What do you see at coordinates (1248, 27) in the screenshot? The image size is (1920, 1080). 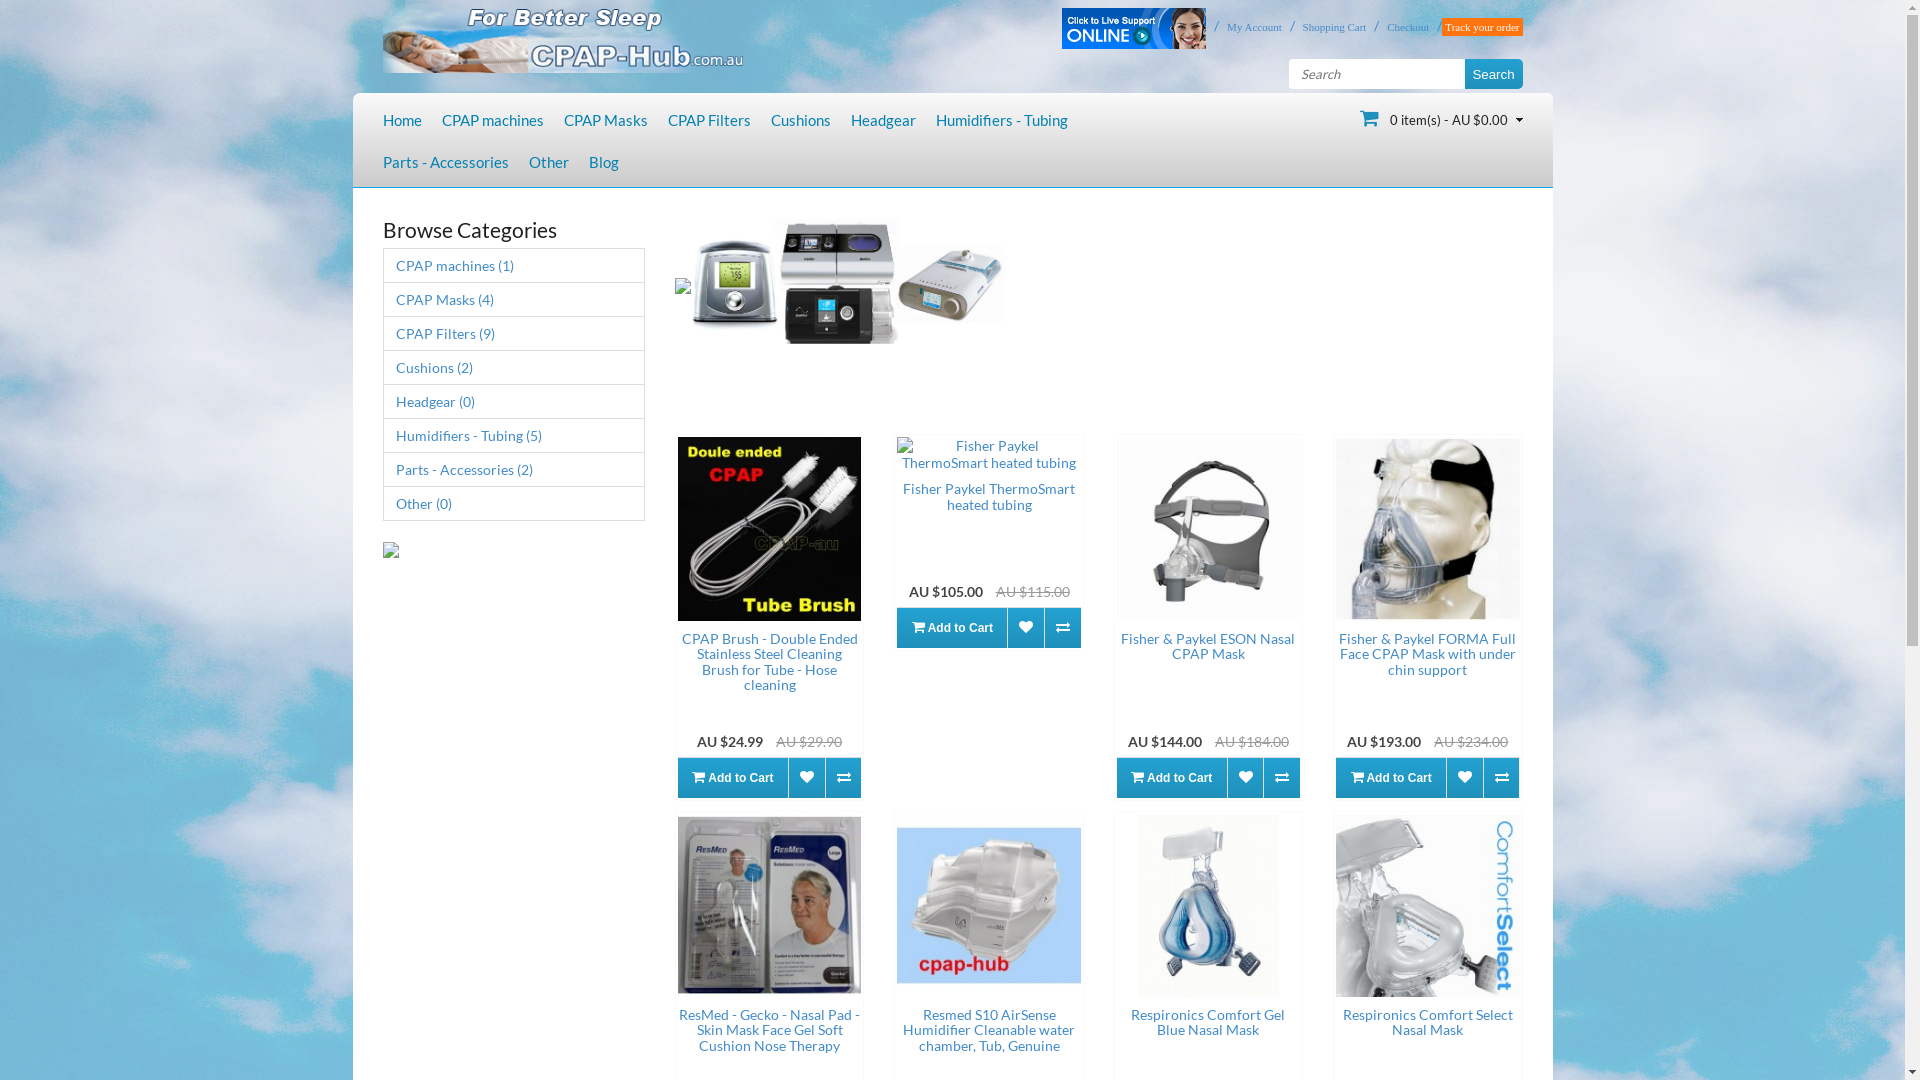 I see `'My Account'` at bounding box center [1248, 27].